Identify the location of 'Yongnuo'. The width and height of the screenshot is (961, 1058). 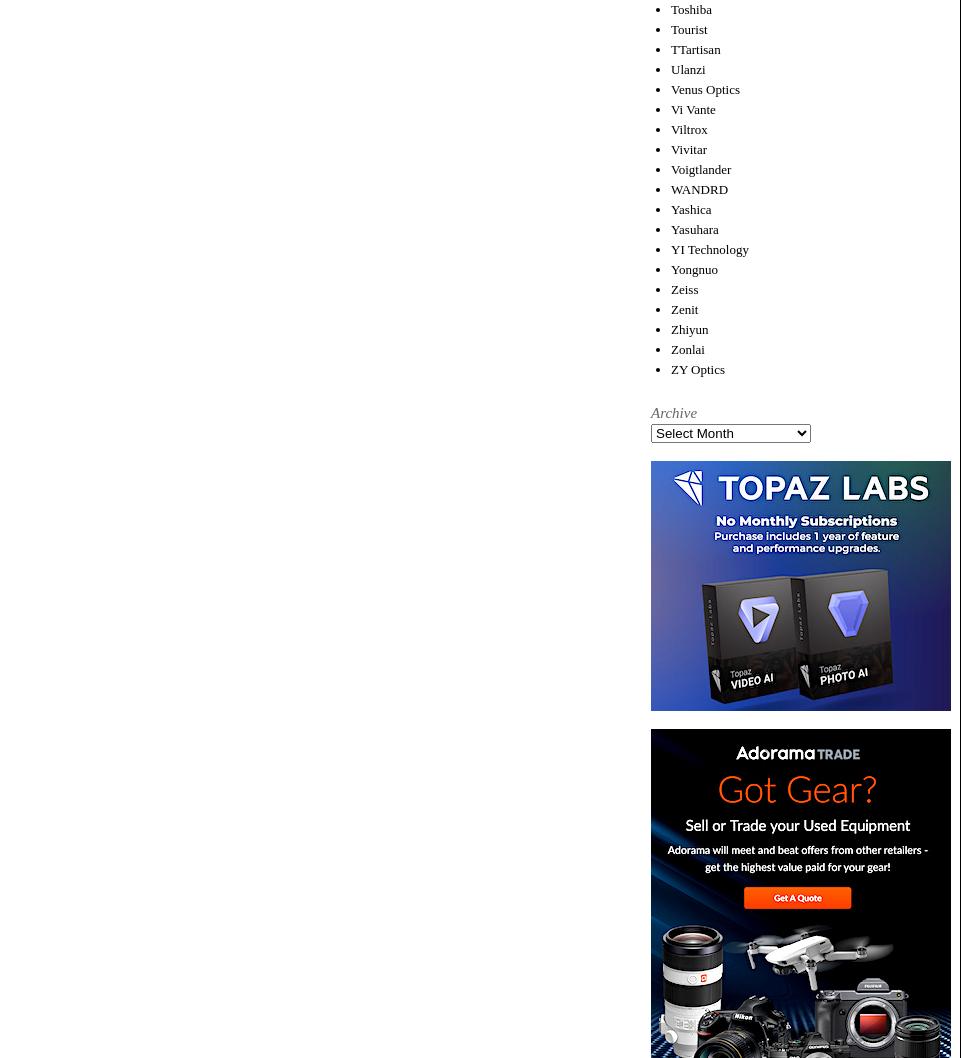
(693, 267).